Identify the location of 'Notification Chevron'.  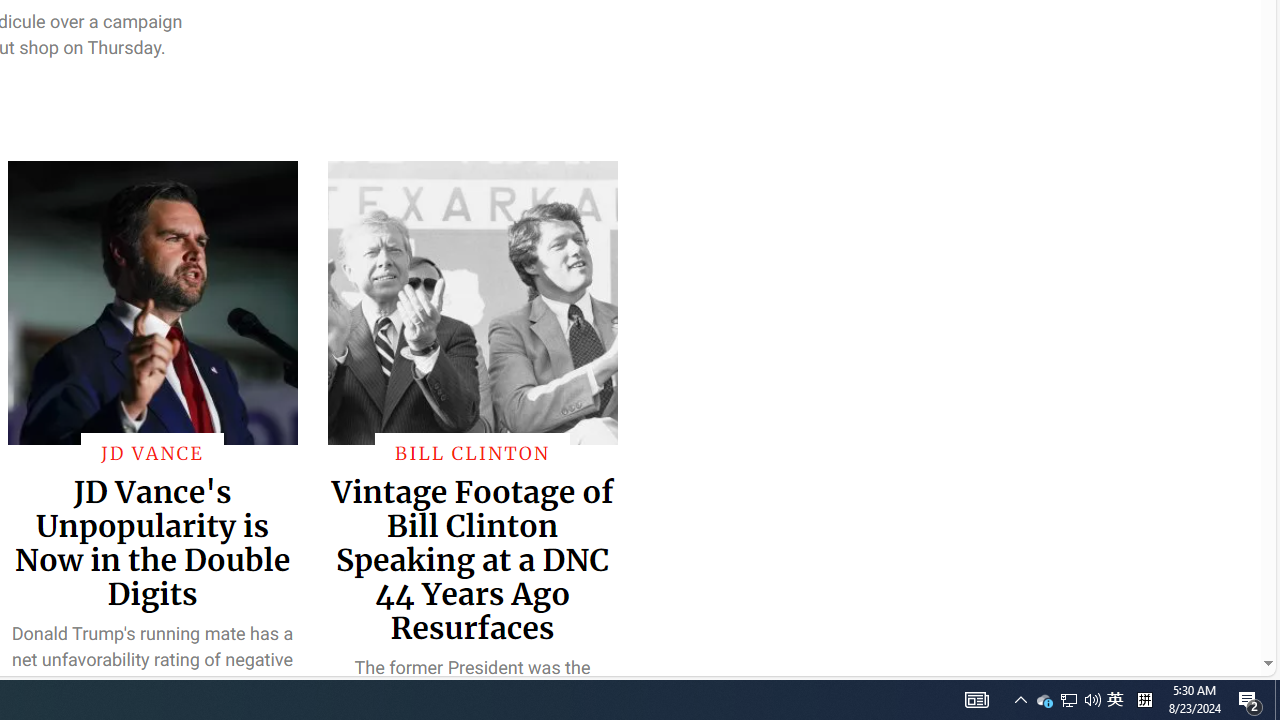
(1020, 698).